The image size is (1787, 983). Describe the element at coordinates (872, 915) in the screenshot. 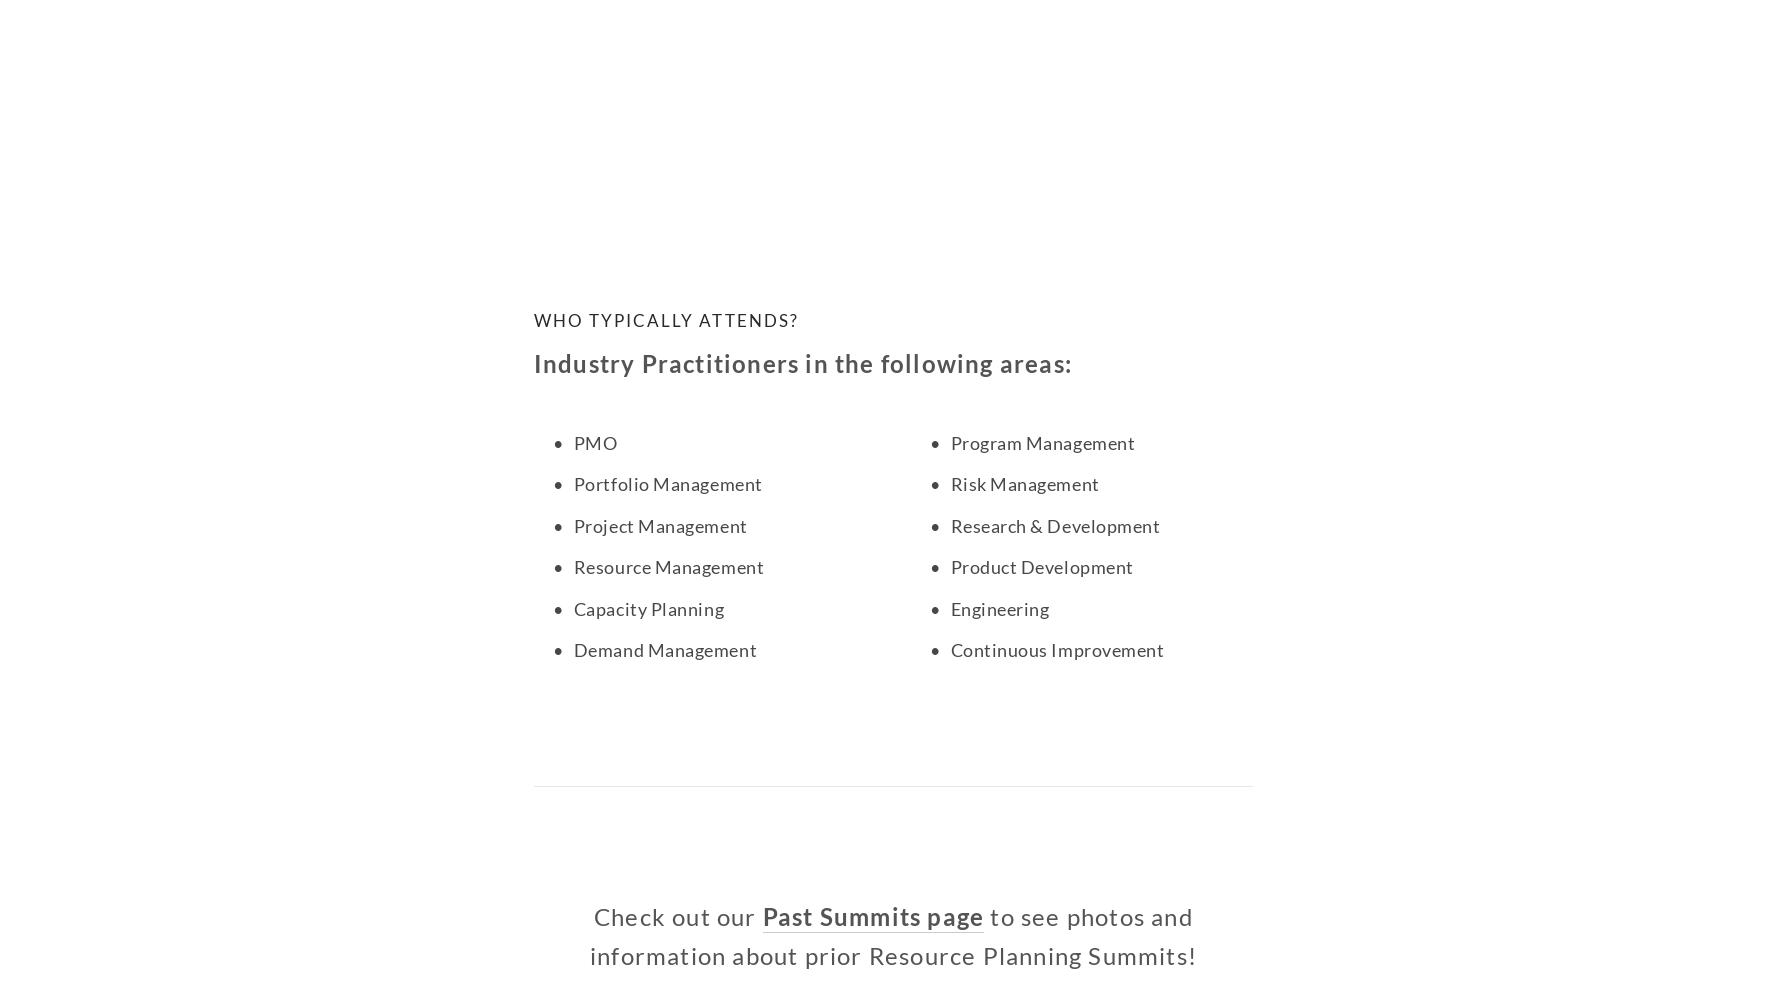

I see `'Past Summits page'` at that location.